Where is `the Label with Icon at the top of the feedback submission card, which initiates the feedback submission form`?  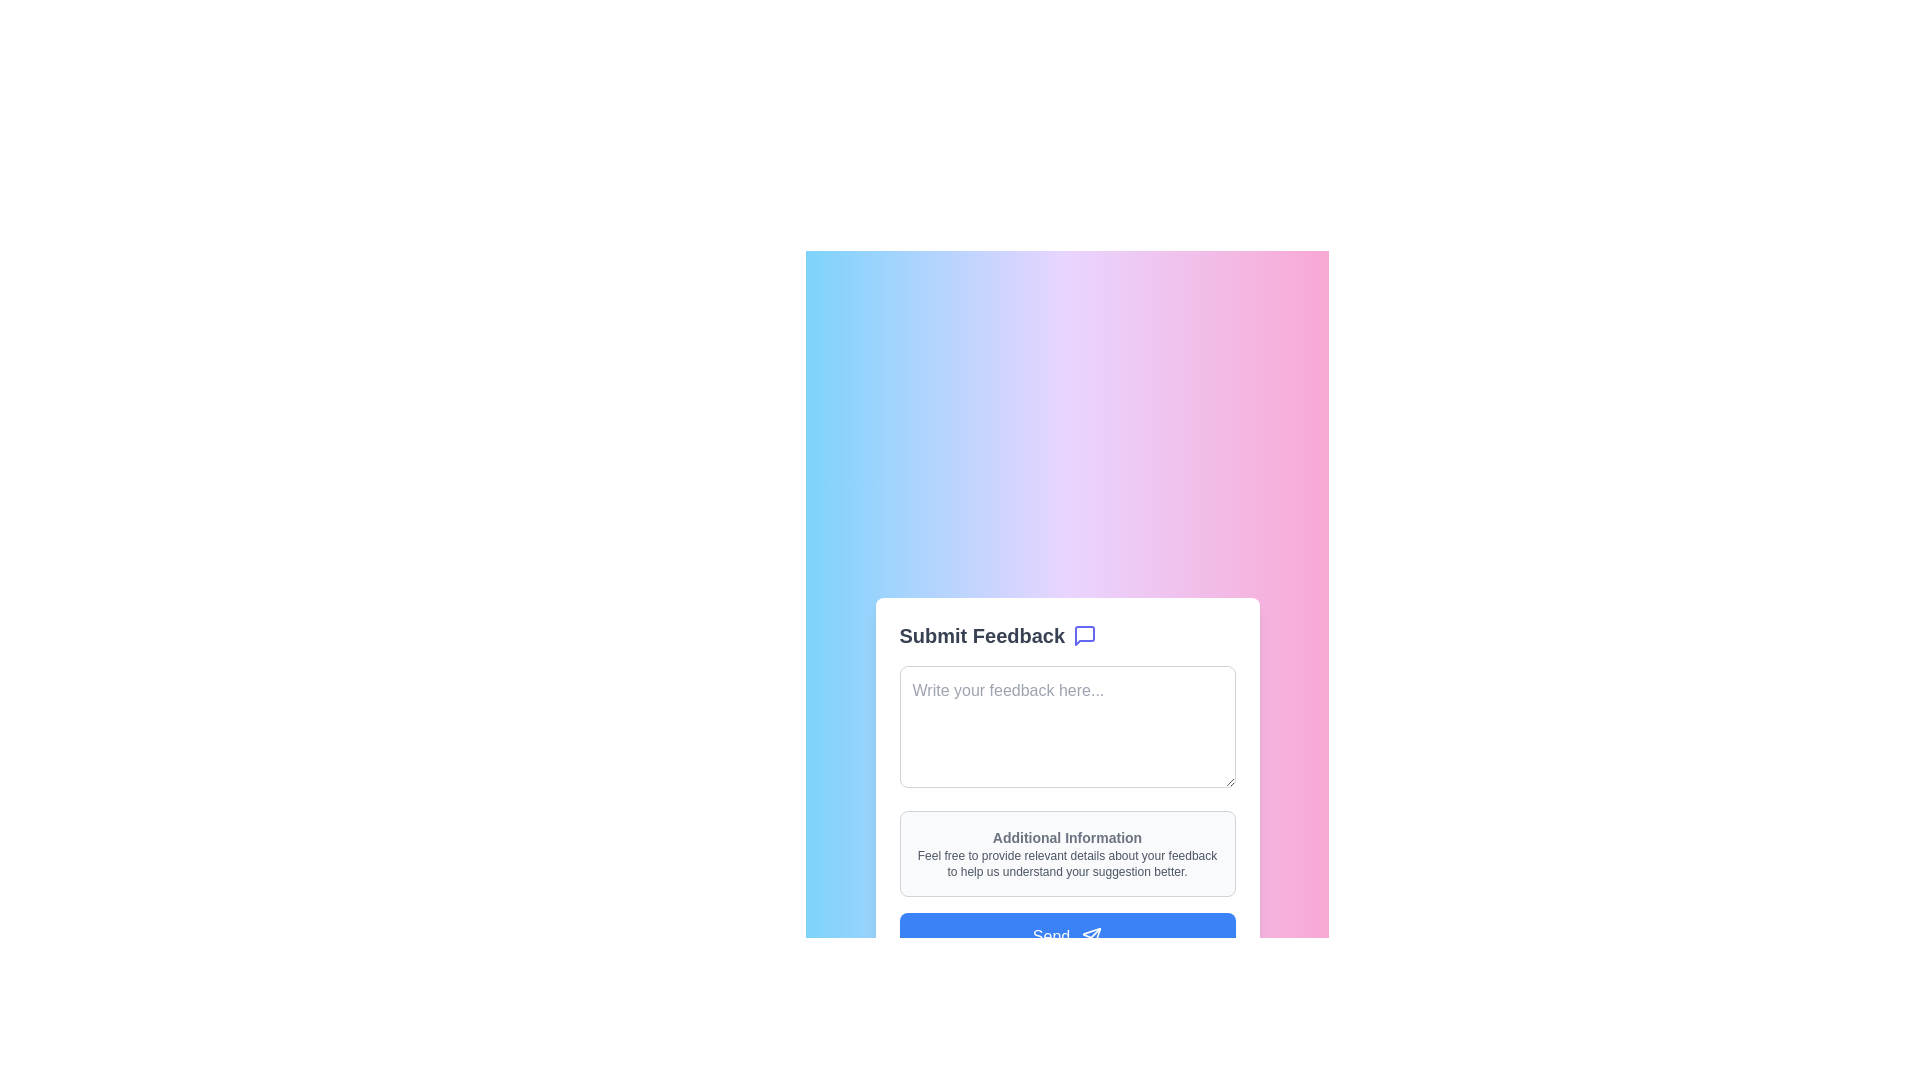 the Label with Icon at the top of the feedback submission card, which initiates the feedback submission form is located at coordinates (1066, 635).